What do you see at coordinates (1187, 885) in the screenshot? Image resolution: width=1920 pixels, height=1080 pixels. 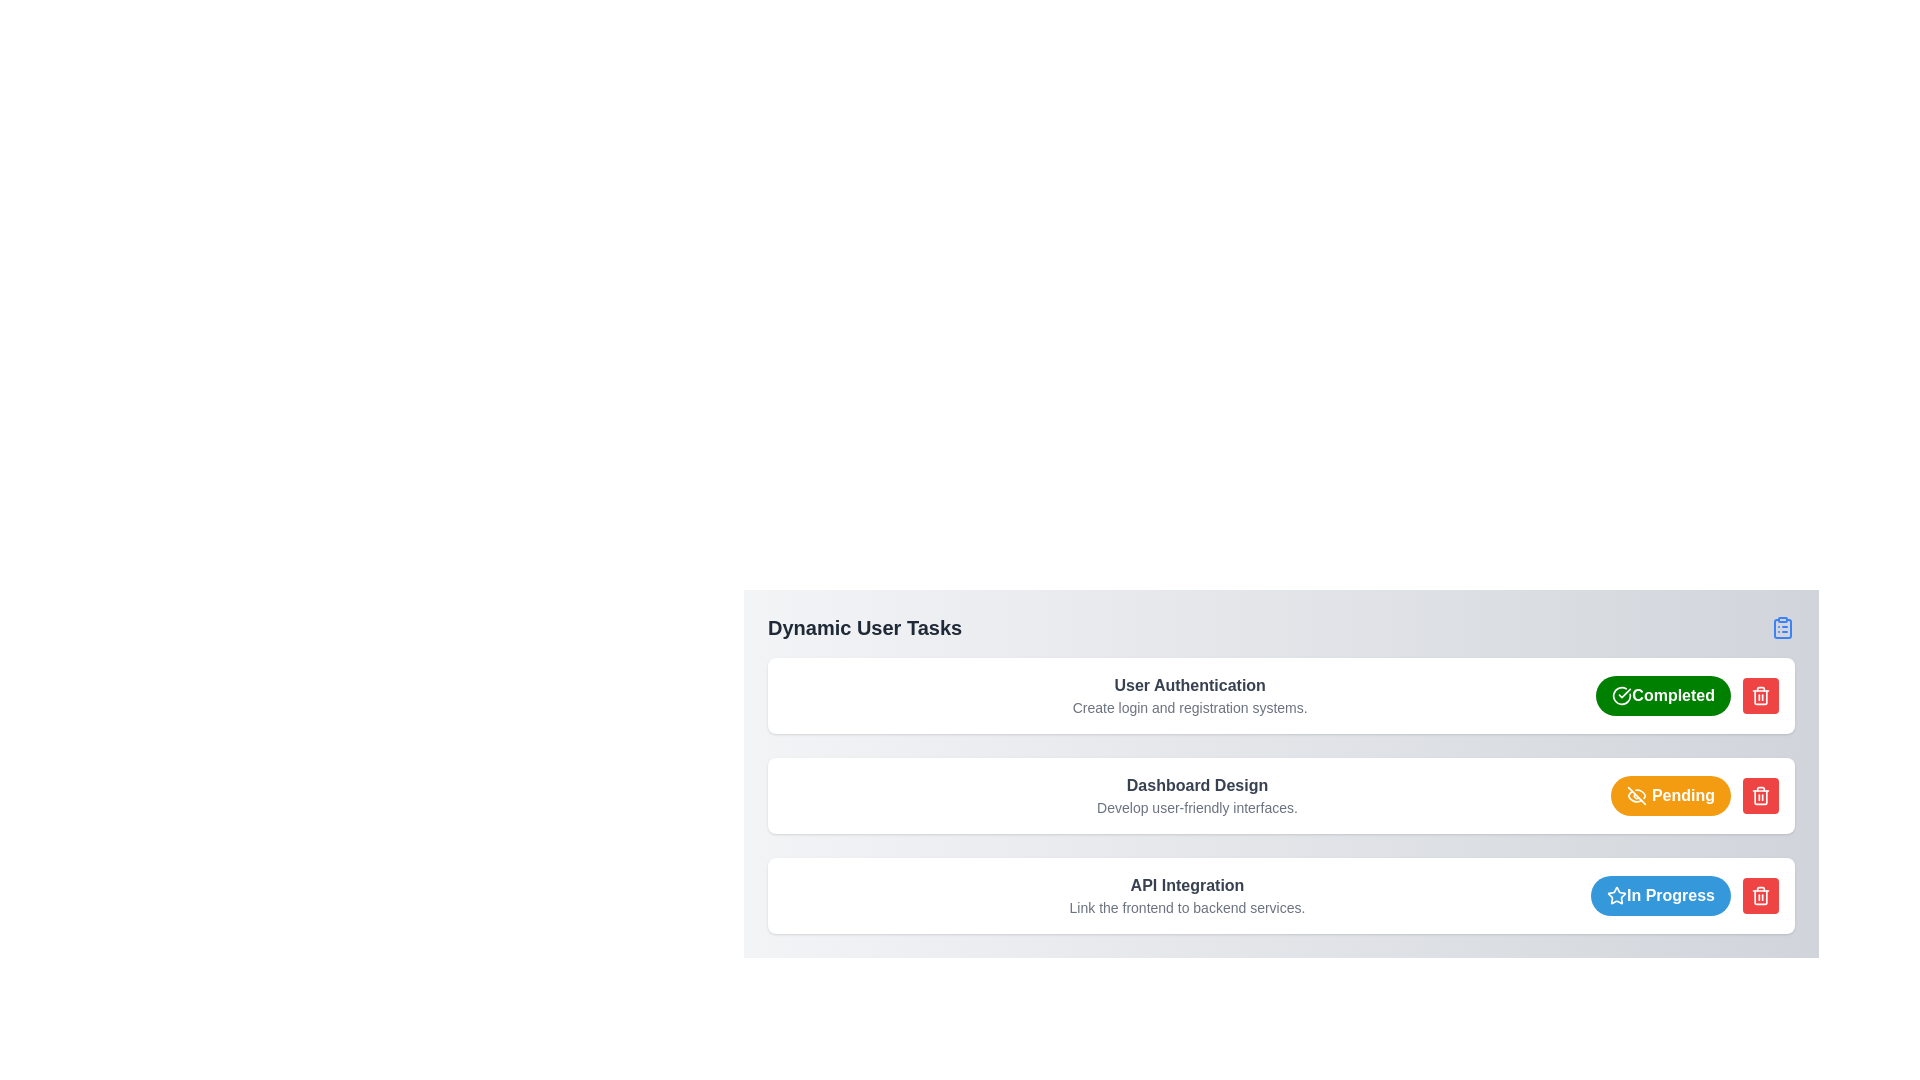 I see `the 'API Integration' text heading, which is bold and dark gray` at bounding box center [1187, 885].